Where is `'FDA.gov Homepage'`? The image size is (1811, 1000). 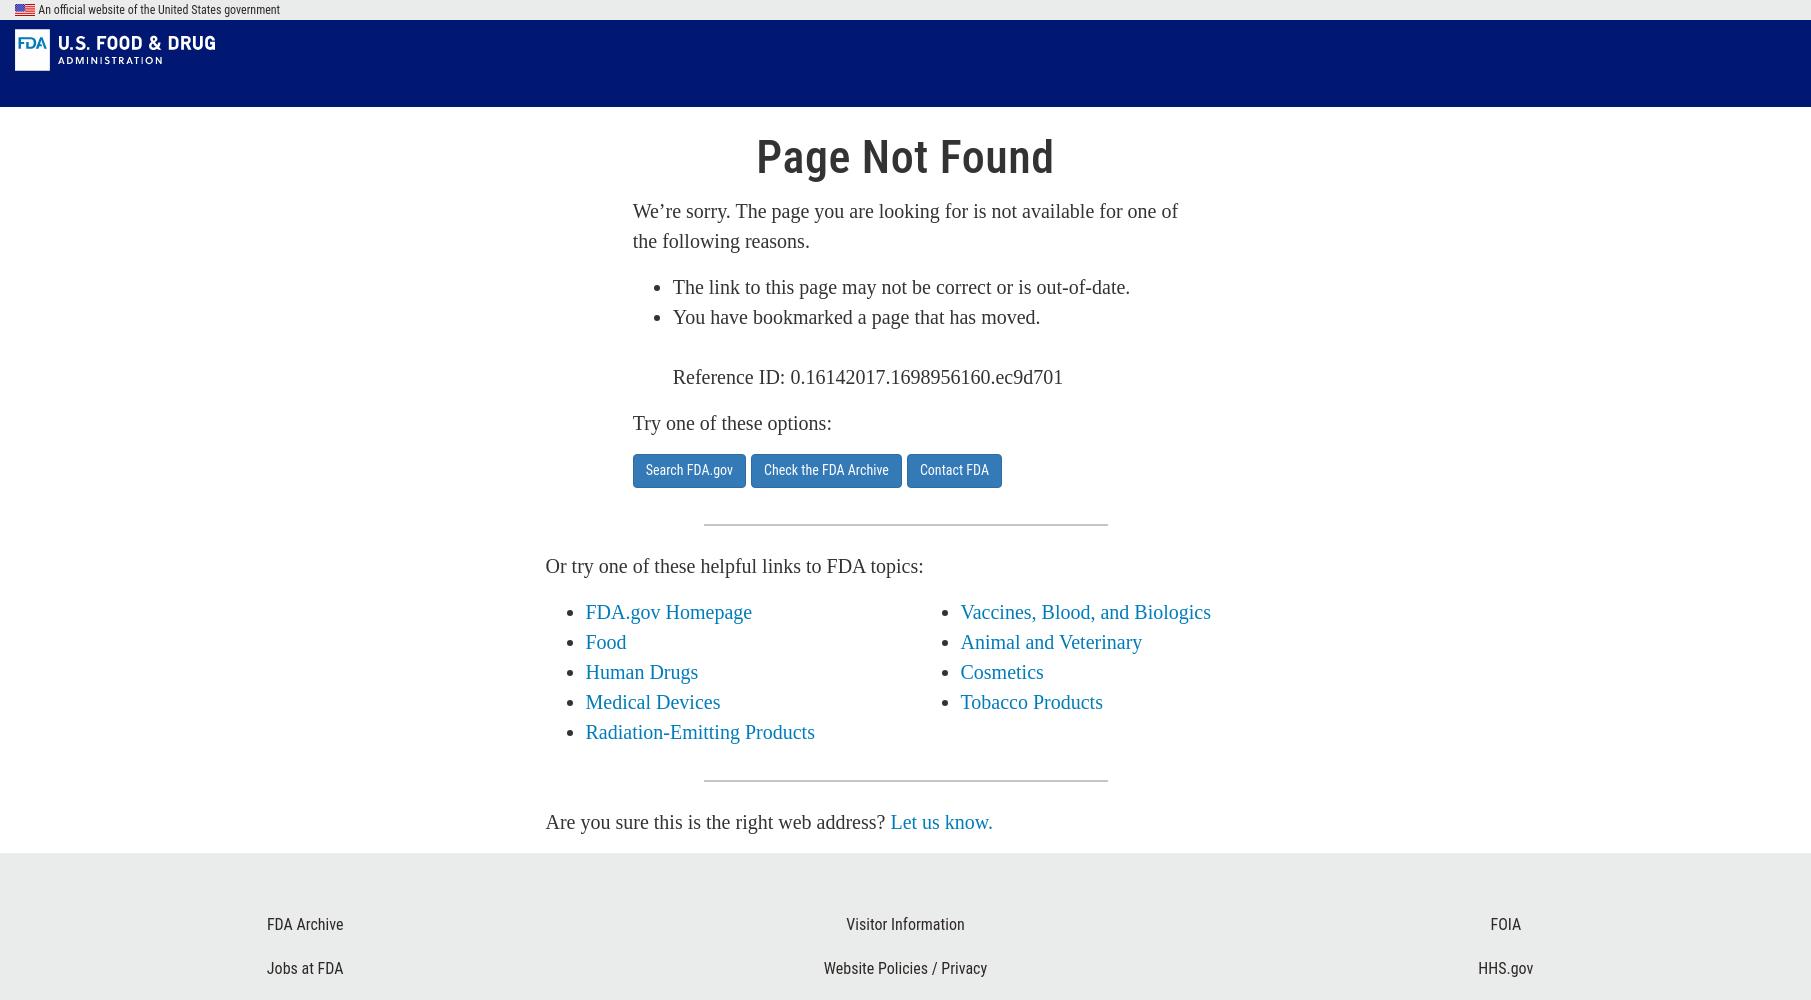 'FDA.gov Homepage' is located at coordinates (668, 611).